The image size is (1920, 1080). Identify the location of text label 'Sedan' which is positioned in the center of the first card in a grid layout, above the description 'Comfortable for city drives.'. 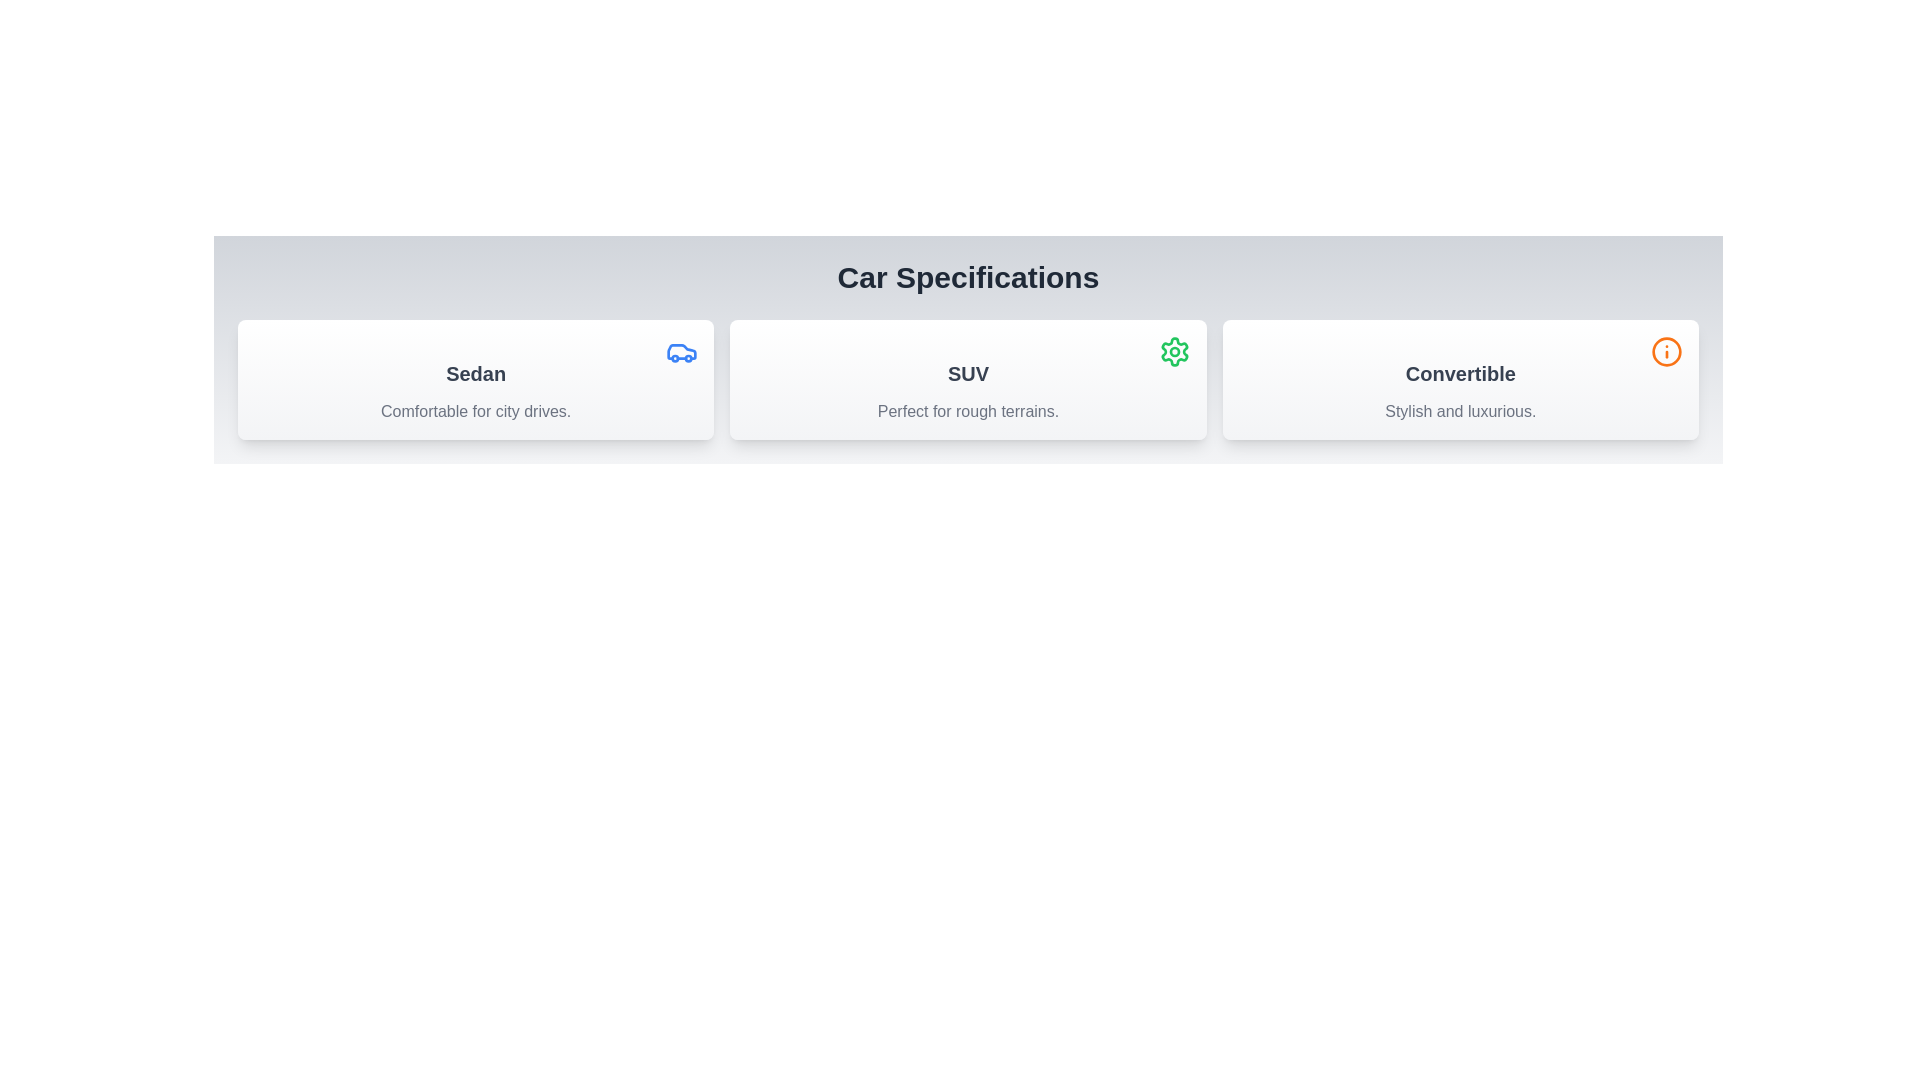
(475, 374).